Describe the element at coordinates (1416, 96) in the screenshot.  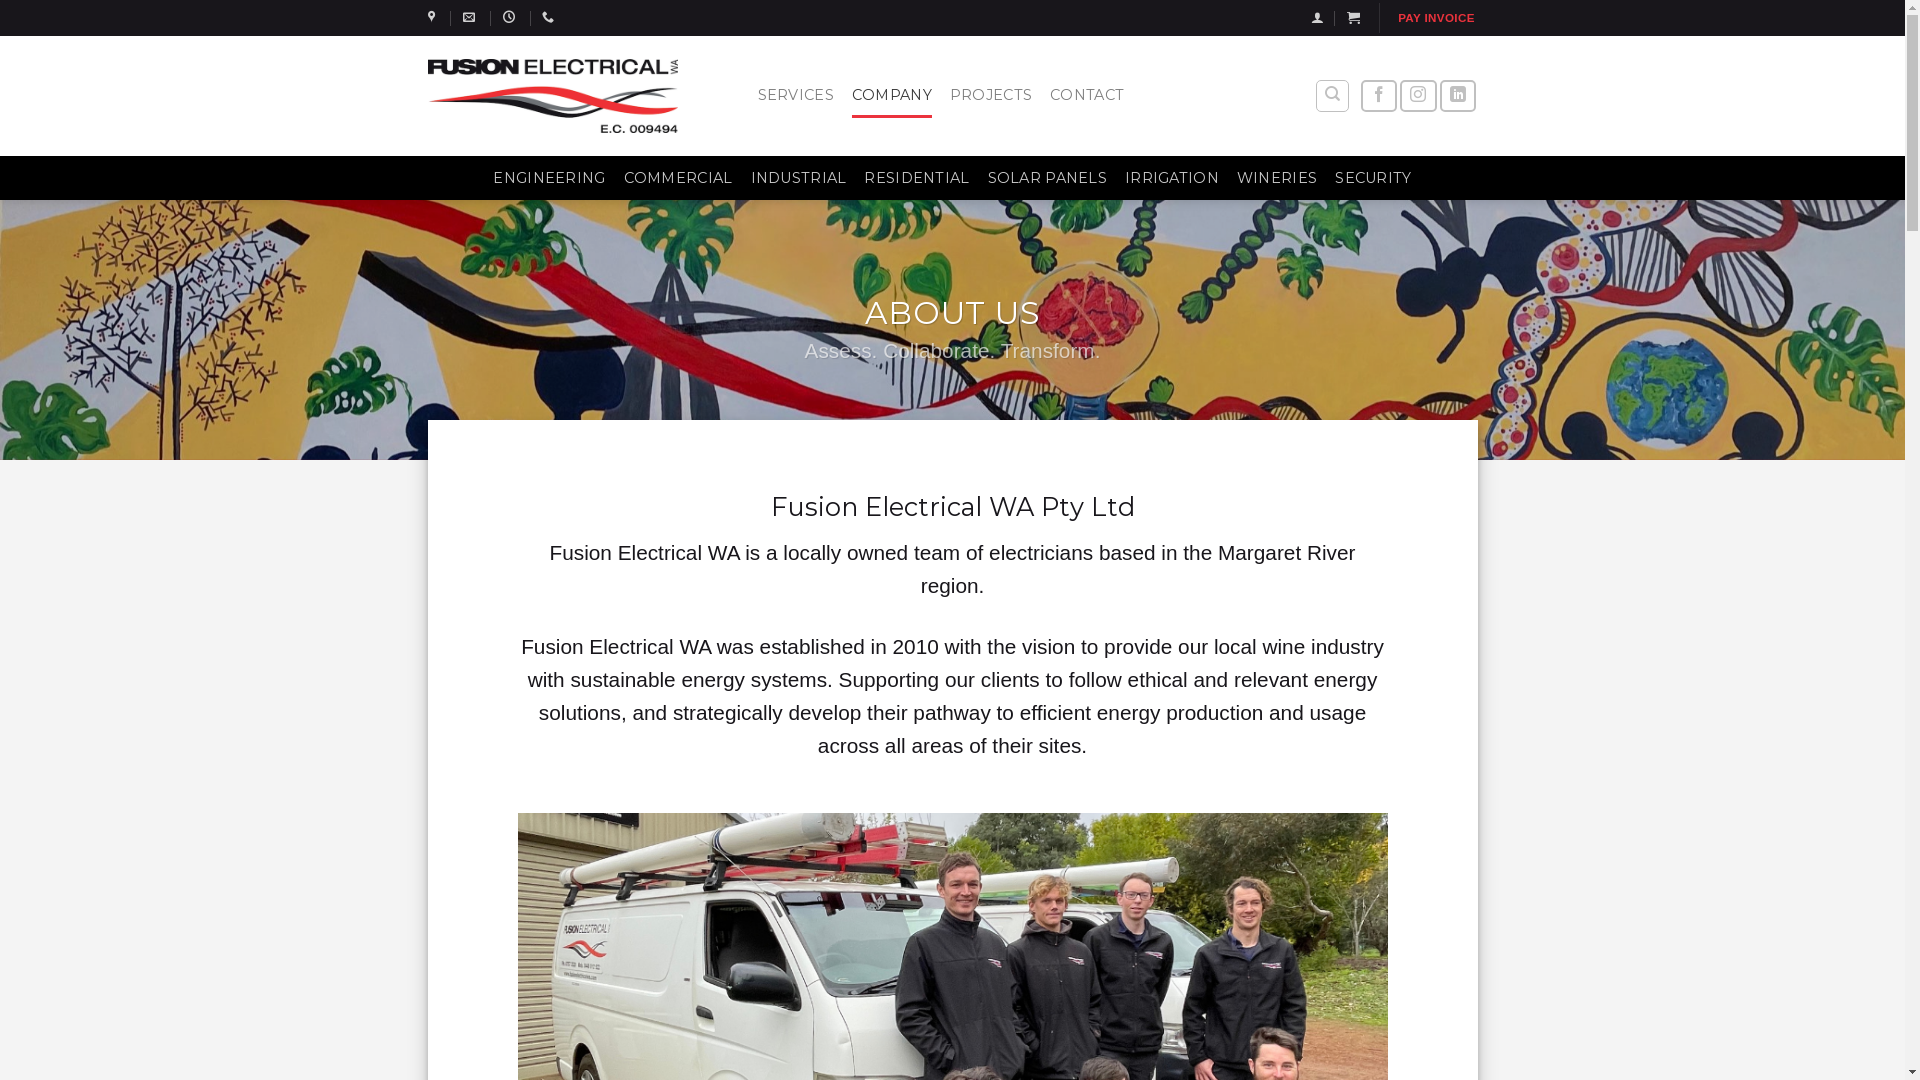
I see `'Follow on Instagram'` at that location.